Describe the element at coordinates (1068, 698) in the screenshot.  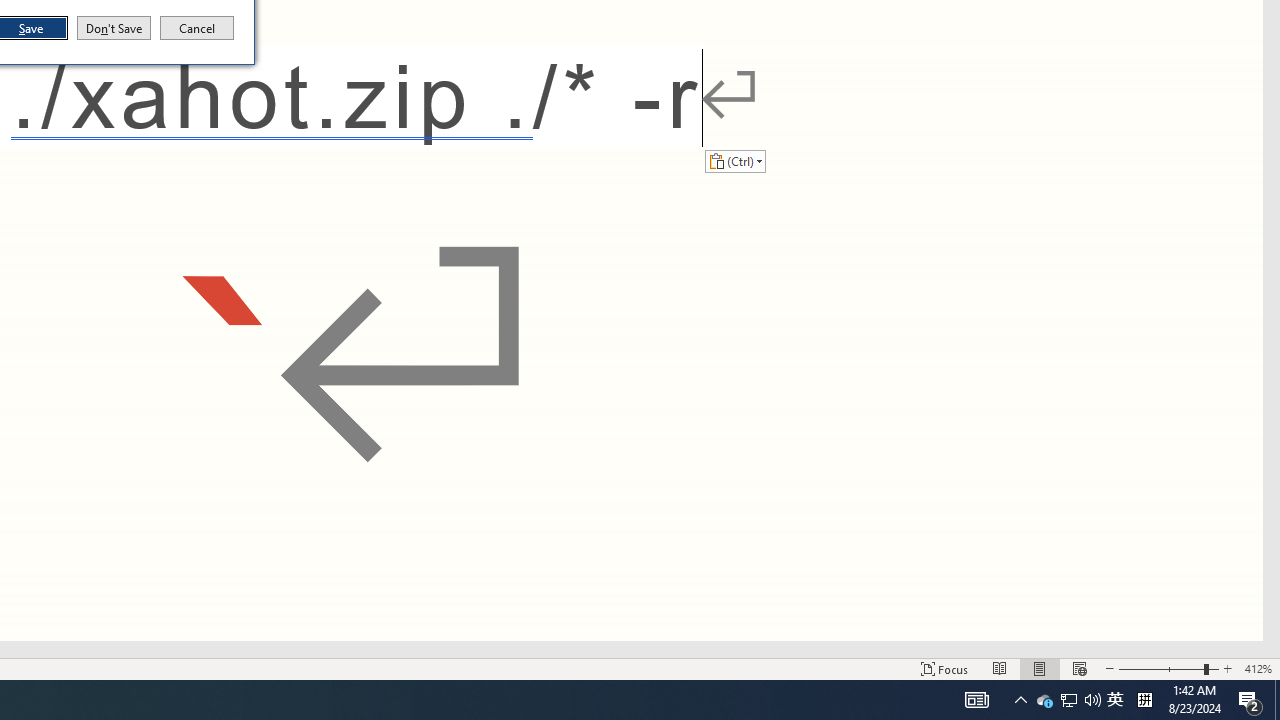
I see `'Q2790: 100%'` at that location.